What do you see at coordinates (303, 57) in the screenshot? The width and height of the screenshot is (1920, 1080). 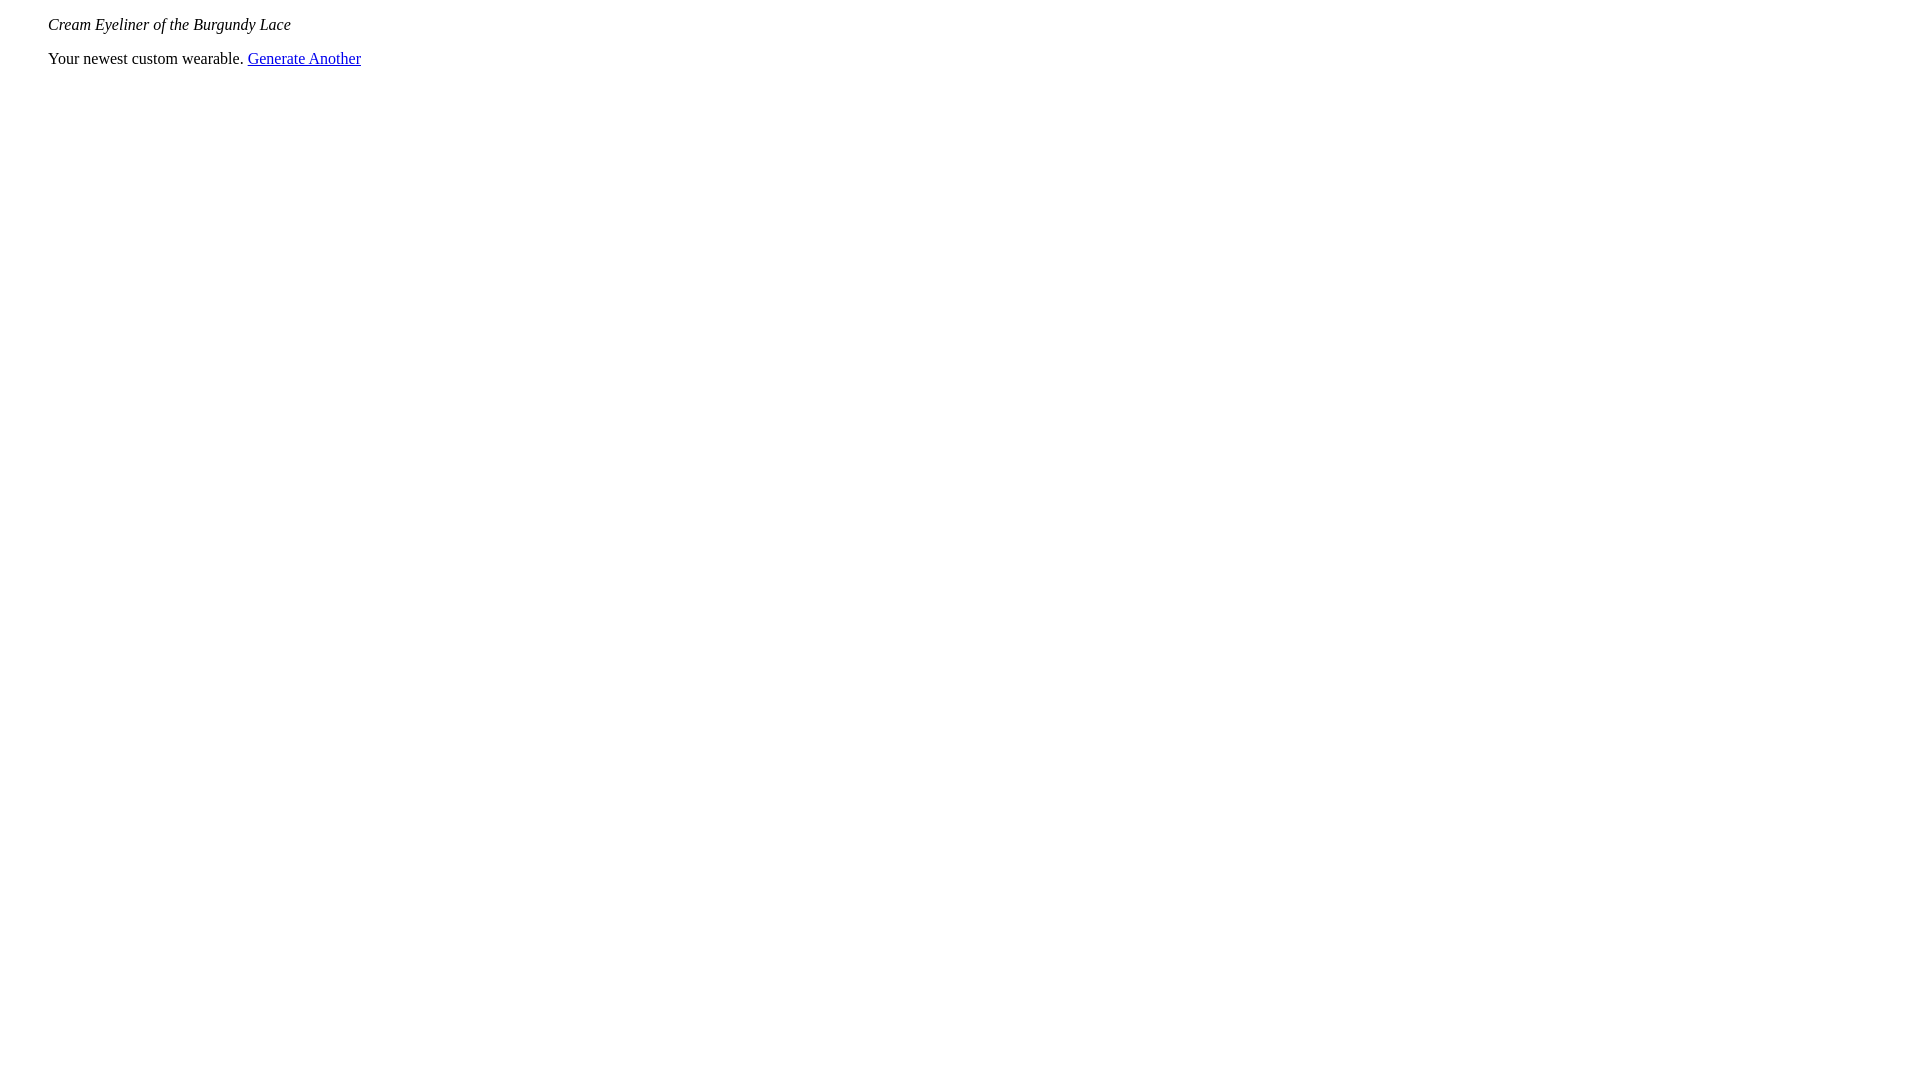 I see `'Generate Another'` at bounding box center [303, 57].